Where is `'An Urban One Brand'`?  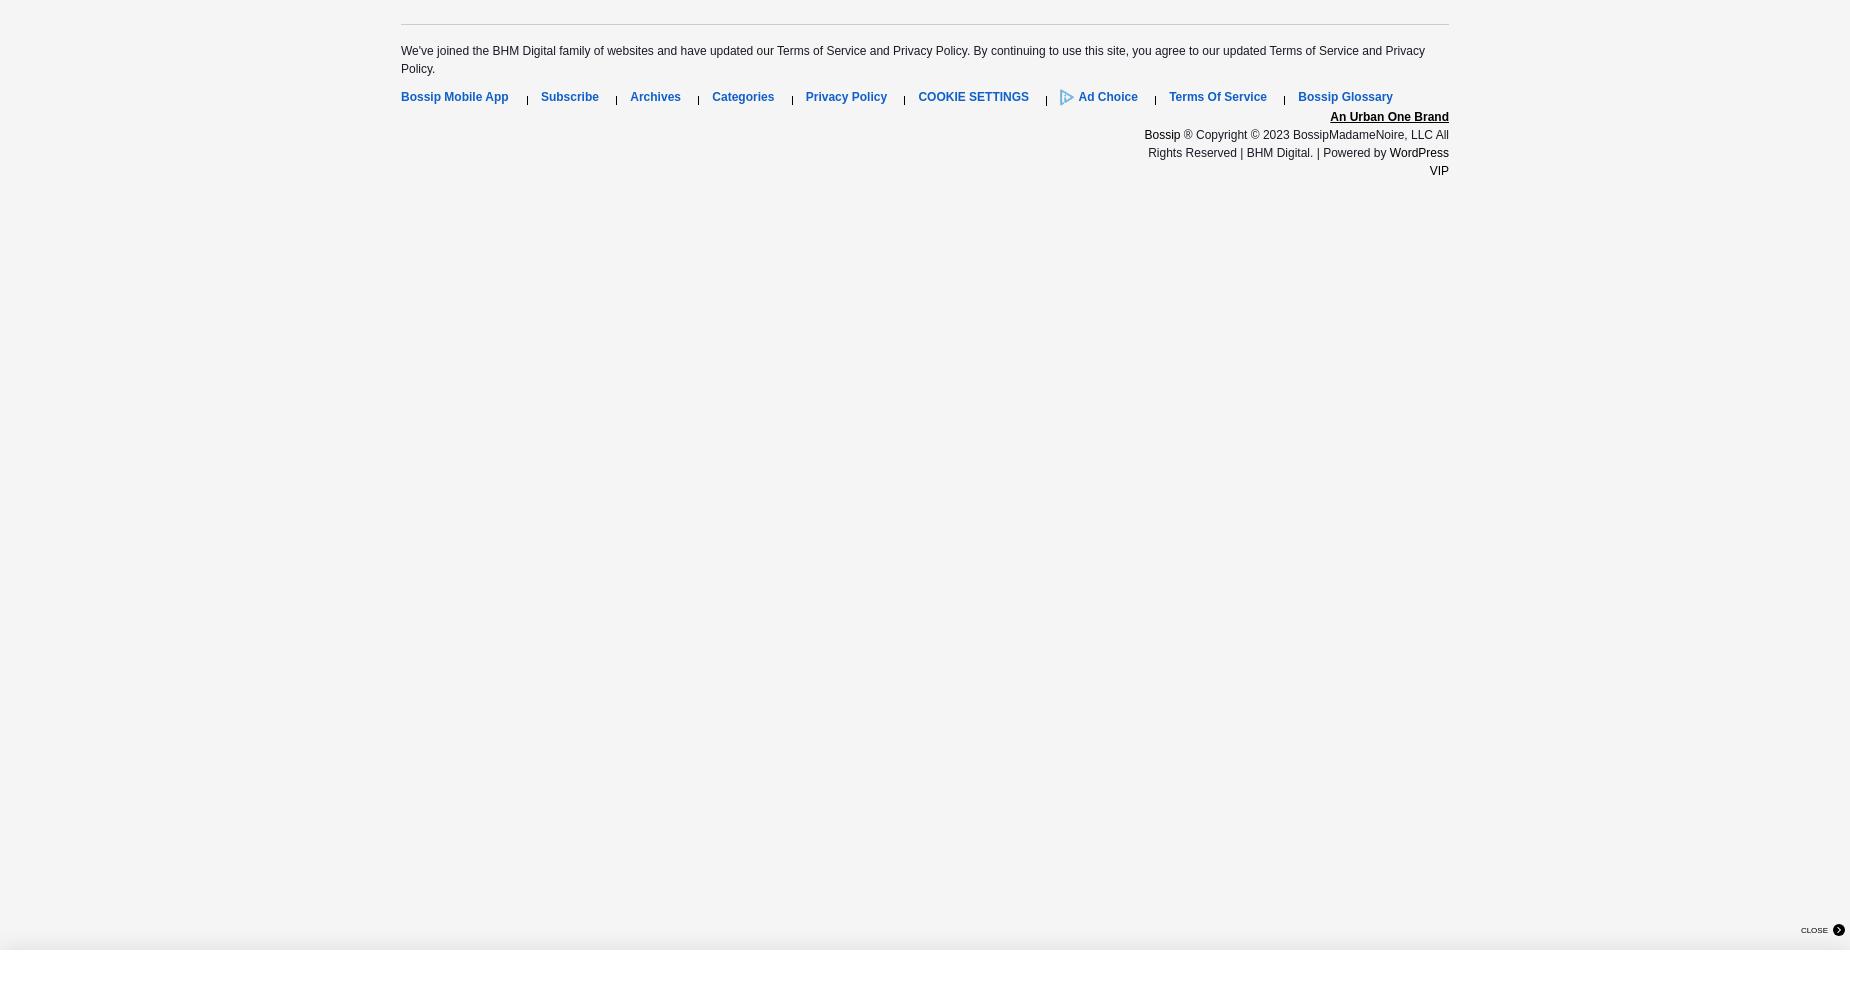 'An Urban One Brand' is located at coordinates (1389, 115).